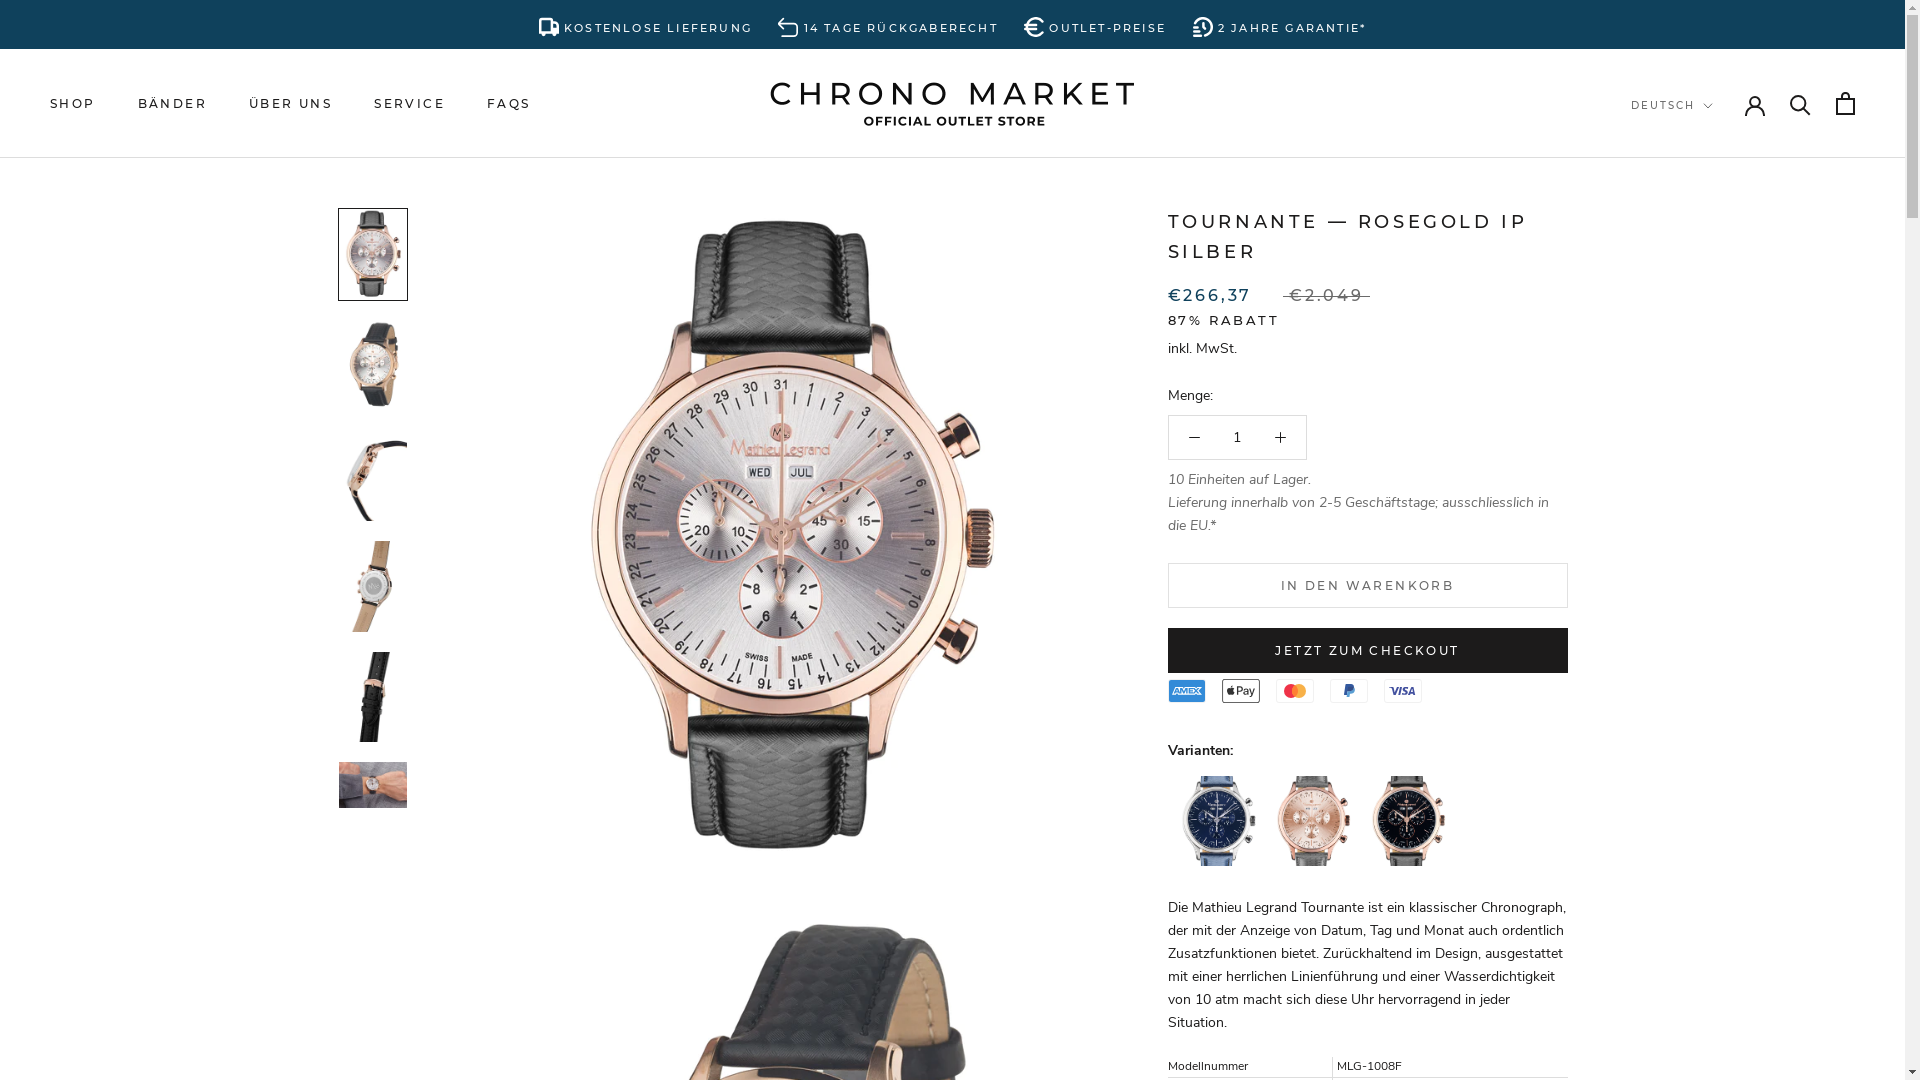 This screenshot has height=1080, width=1920. What do you see at coordinates (408, 103) in the screenshot?
I see `'SERVICE'` at bounding box center [408, 103].